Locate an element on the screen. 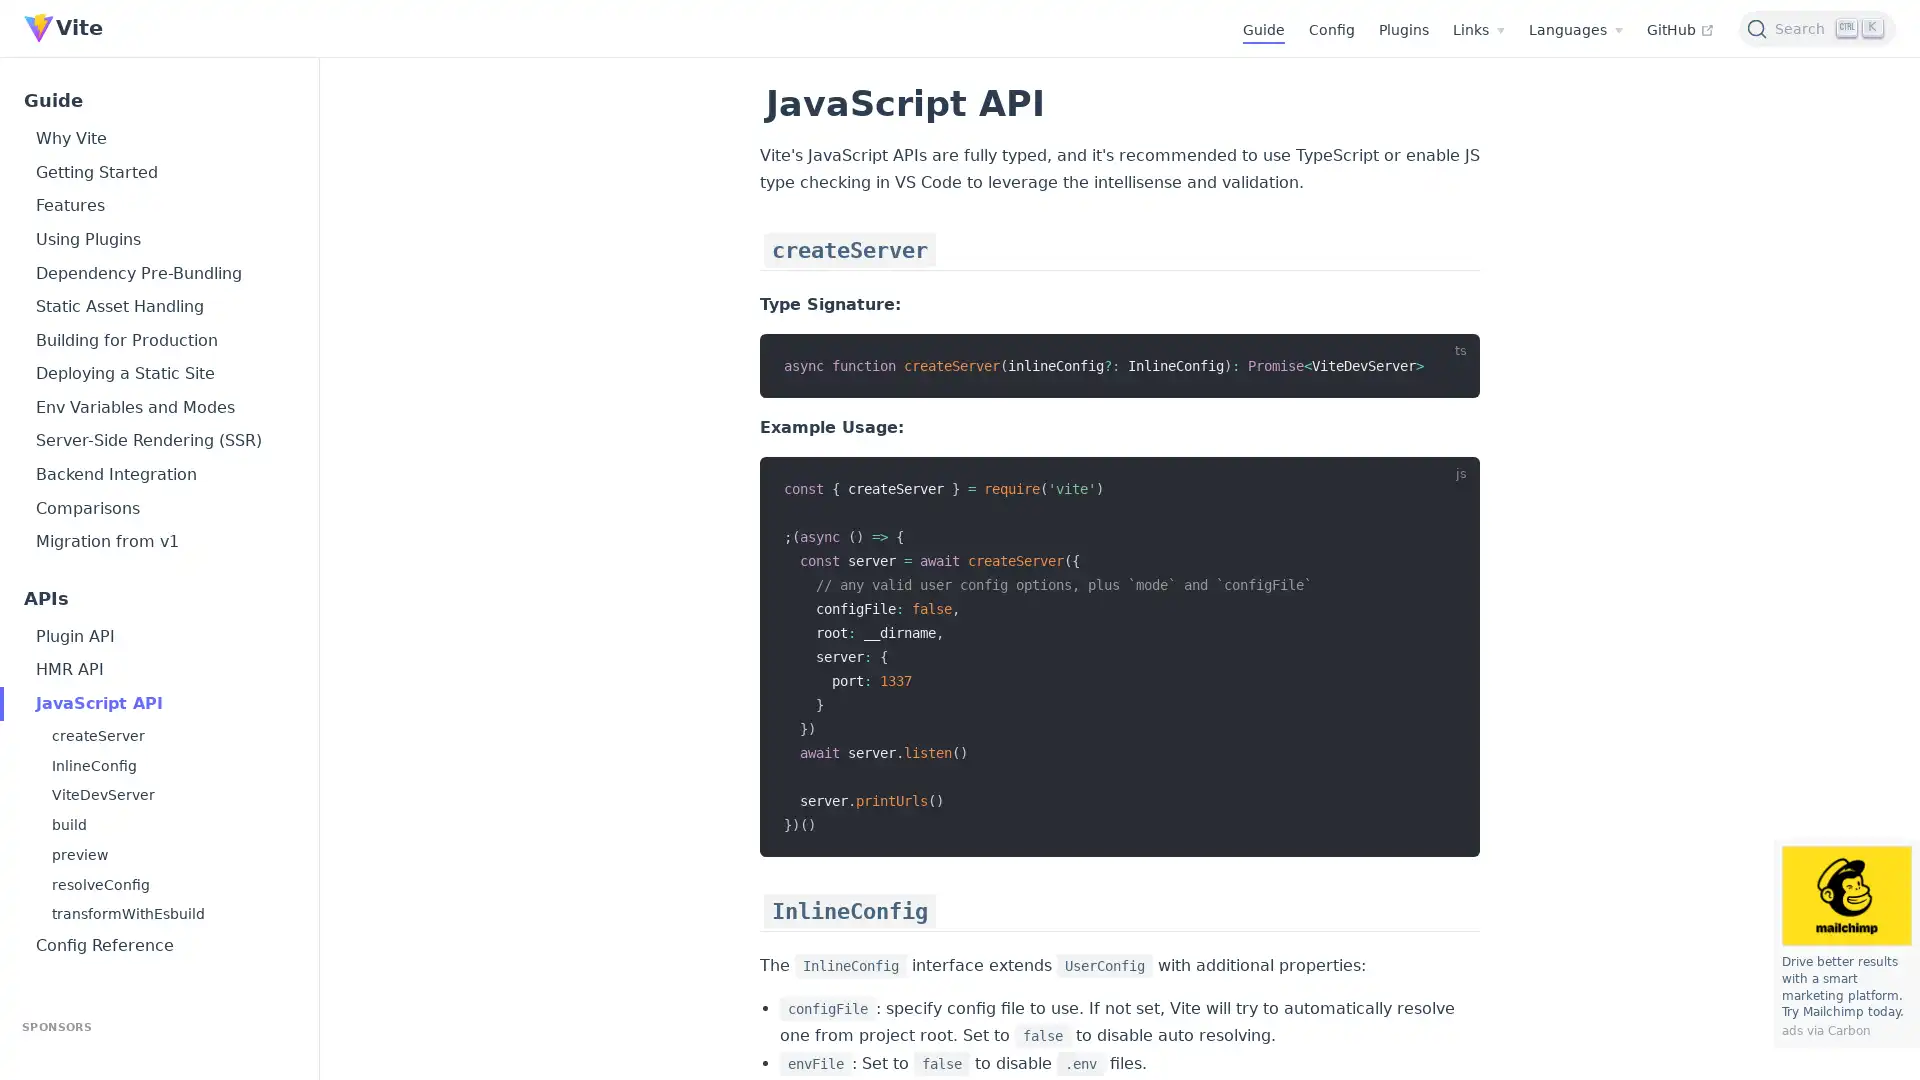 This screenshot has width=1920, height=1080. Search is located at coordinates (1817, 27).